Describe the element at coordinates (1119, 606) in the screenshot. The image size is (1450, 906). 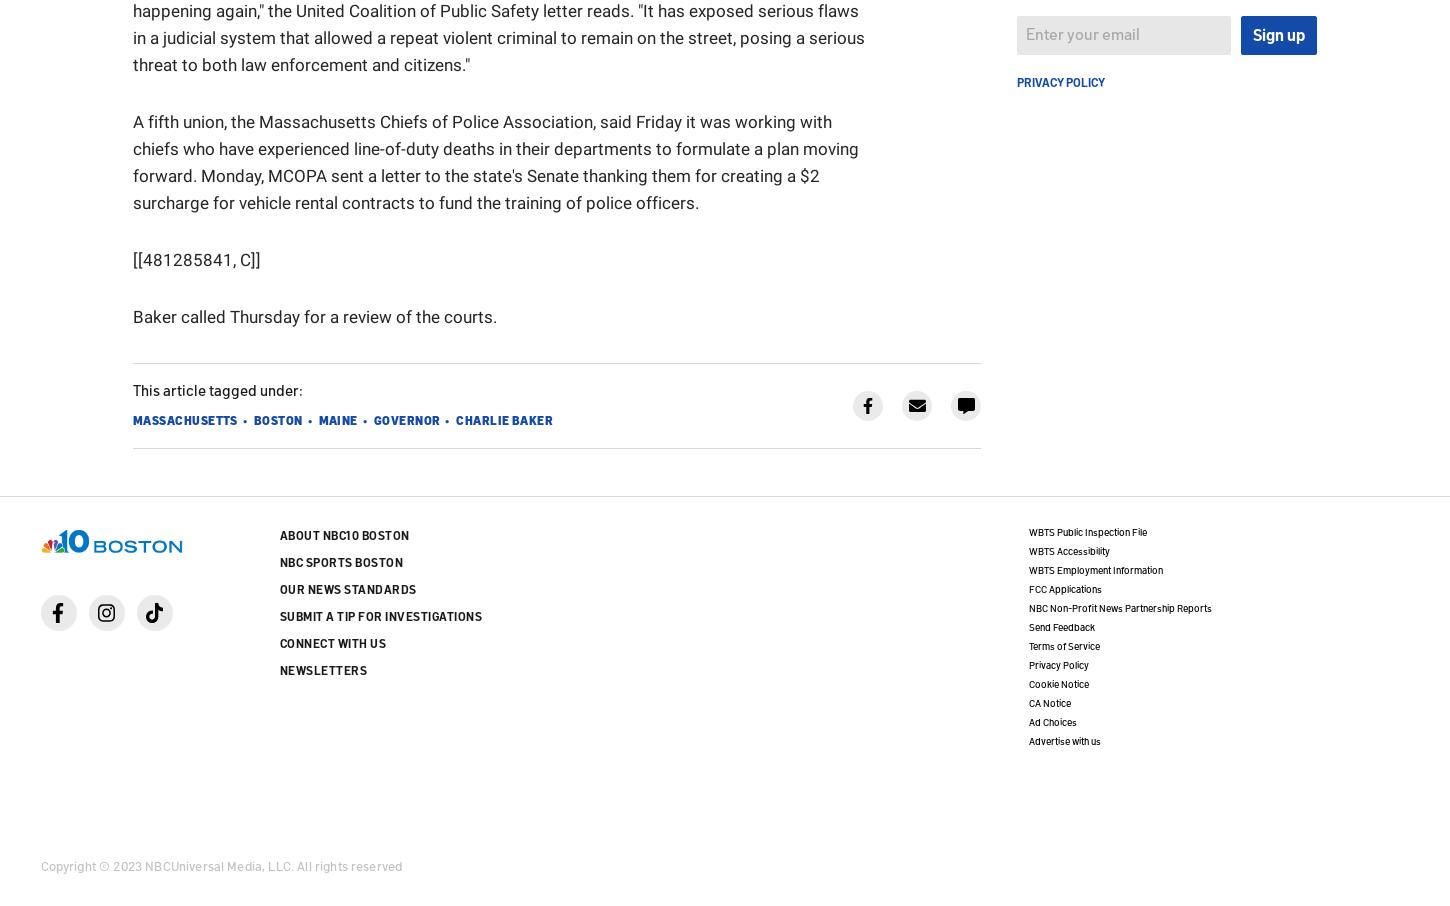
I see `'NBC Non-Profit News Partnership Reports'` at that location.